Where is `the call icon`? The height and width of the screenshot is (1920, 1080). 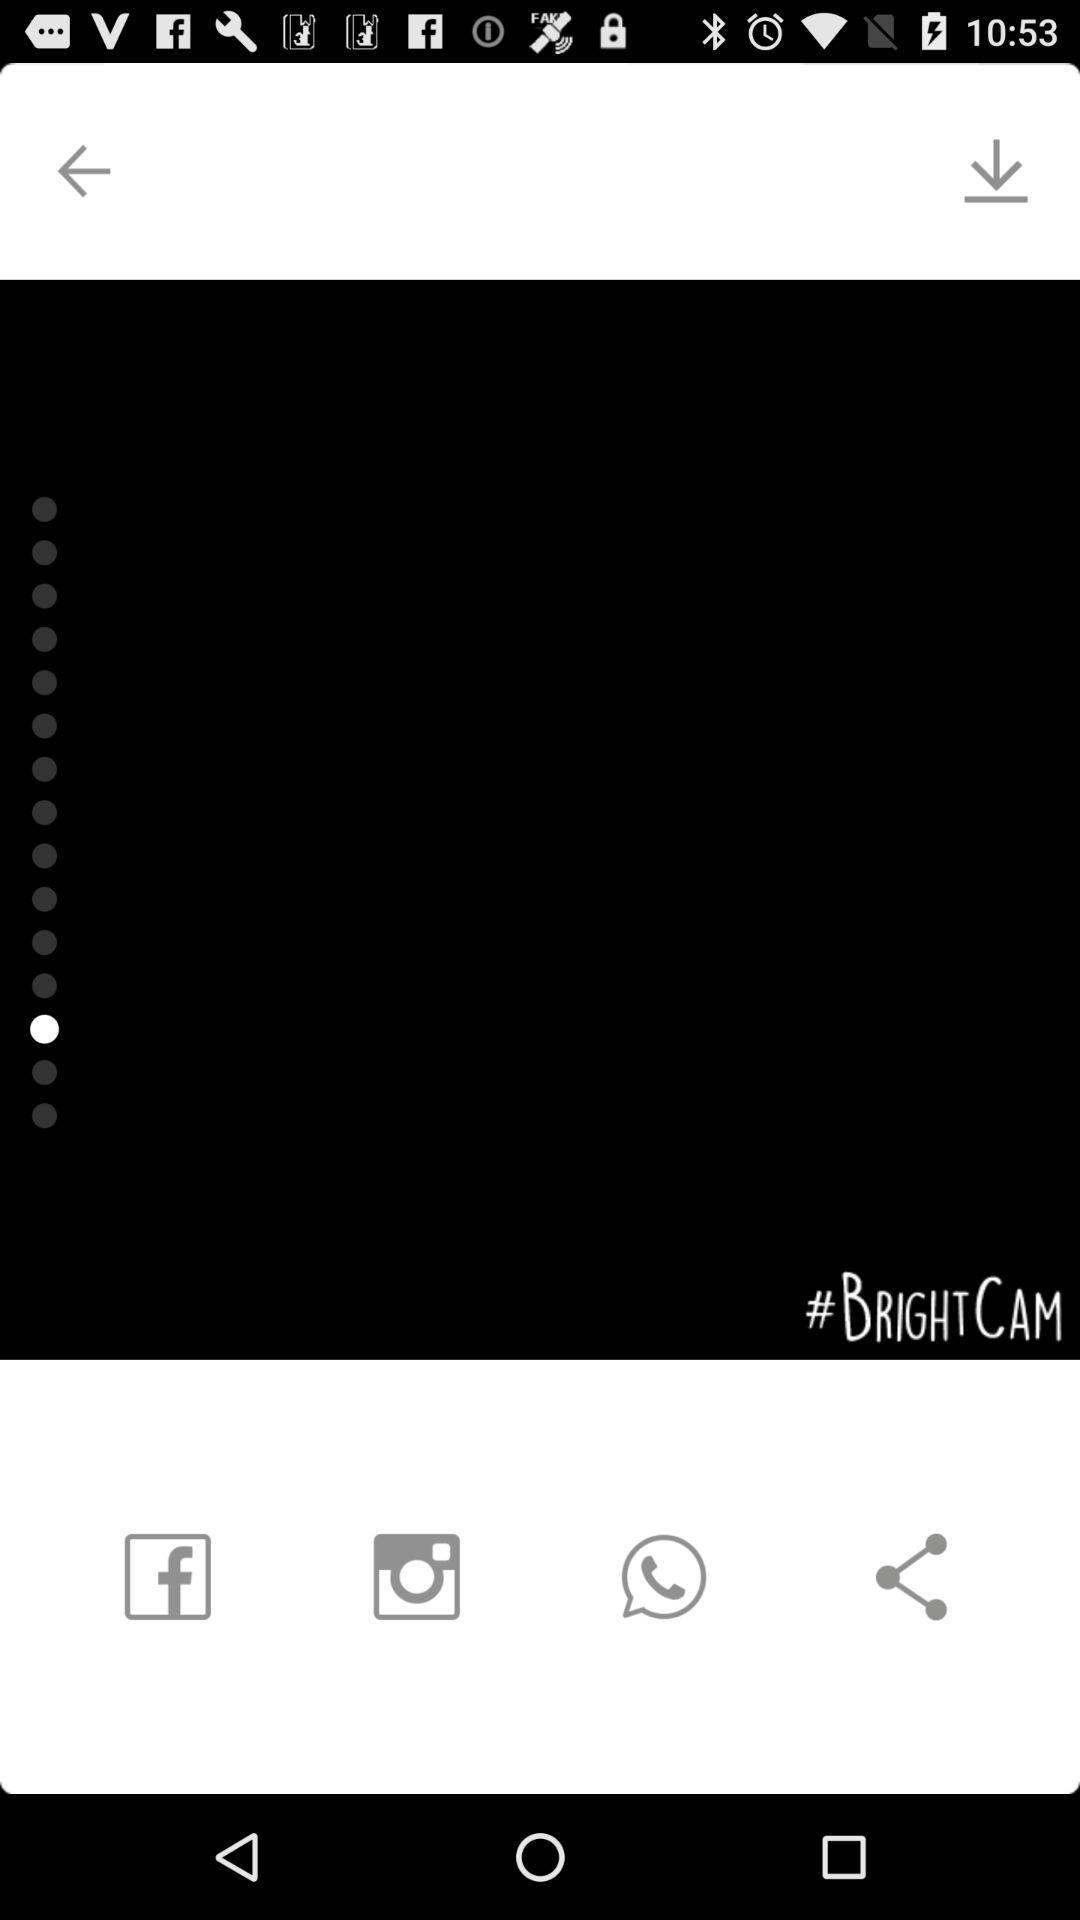
the call icon is located at coordinates (672, 1686).